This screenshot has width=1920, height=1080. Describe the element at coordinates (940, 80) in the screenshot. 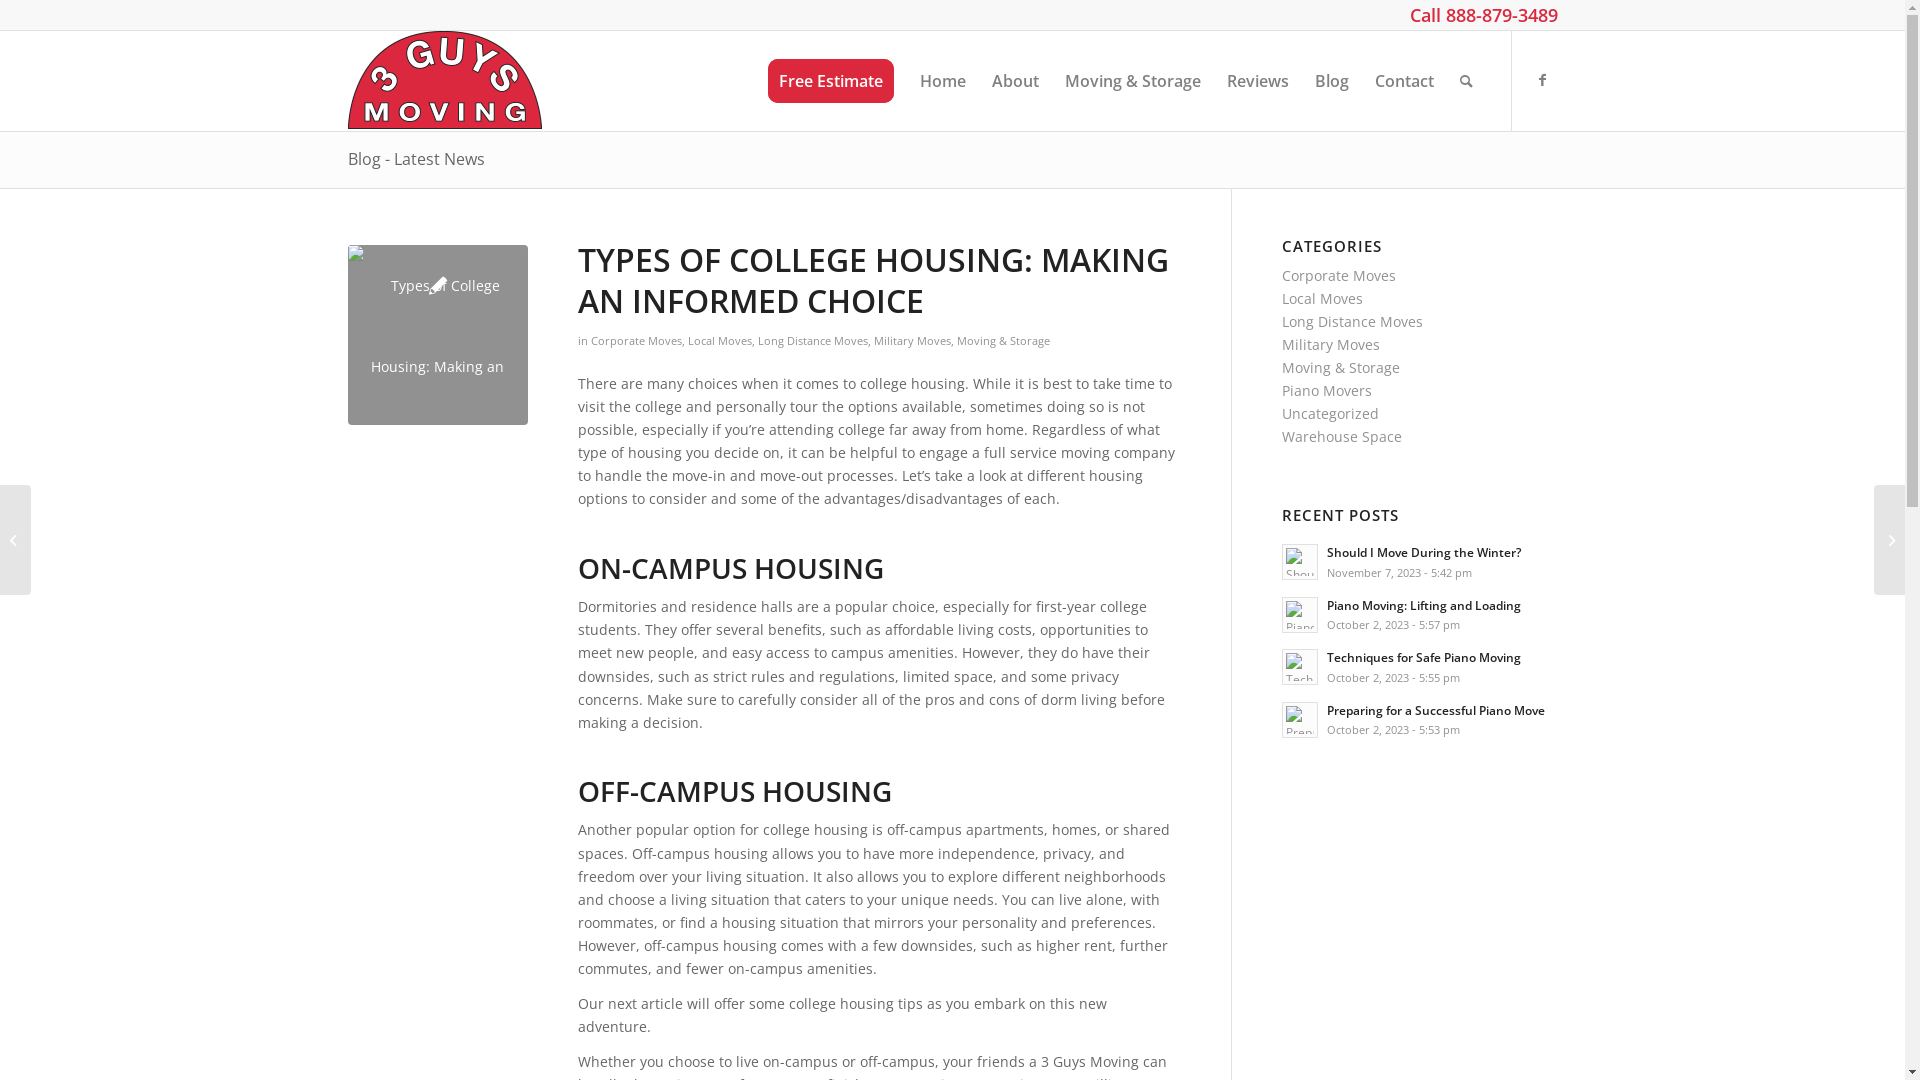

I see `'Home'` at that location.